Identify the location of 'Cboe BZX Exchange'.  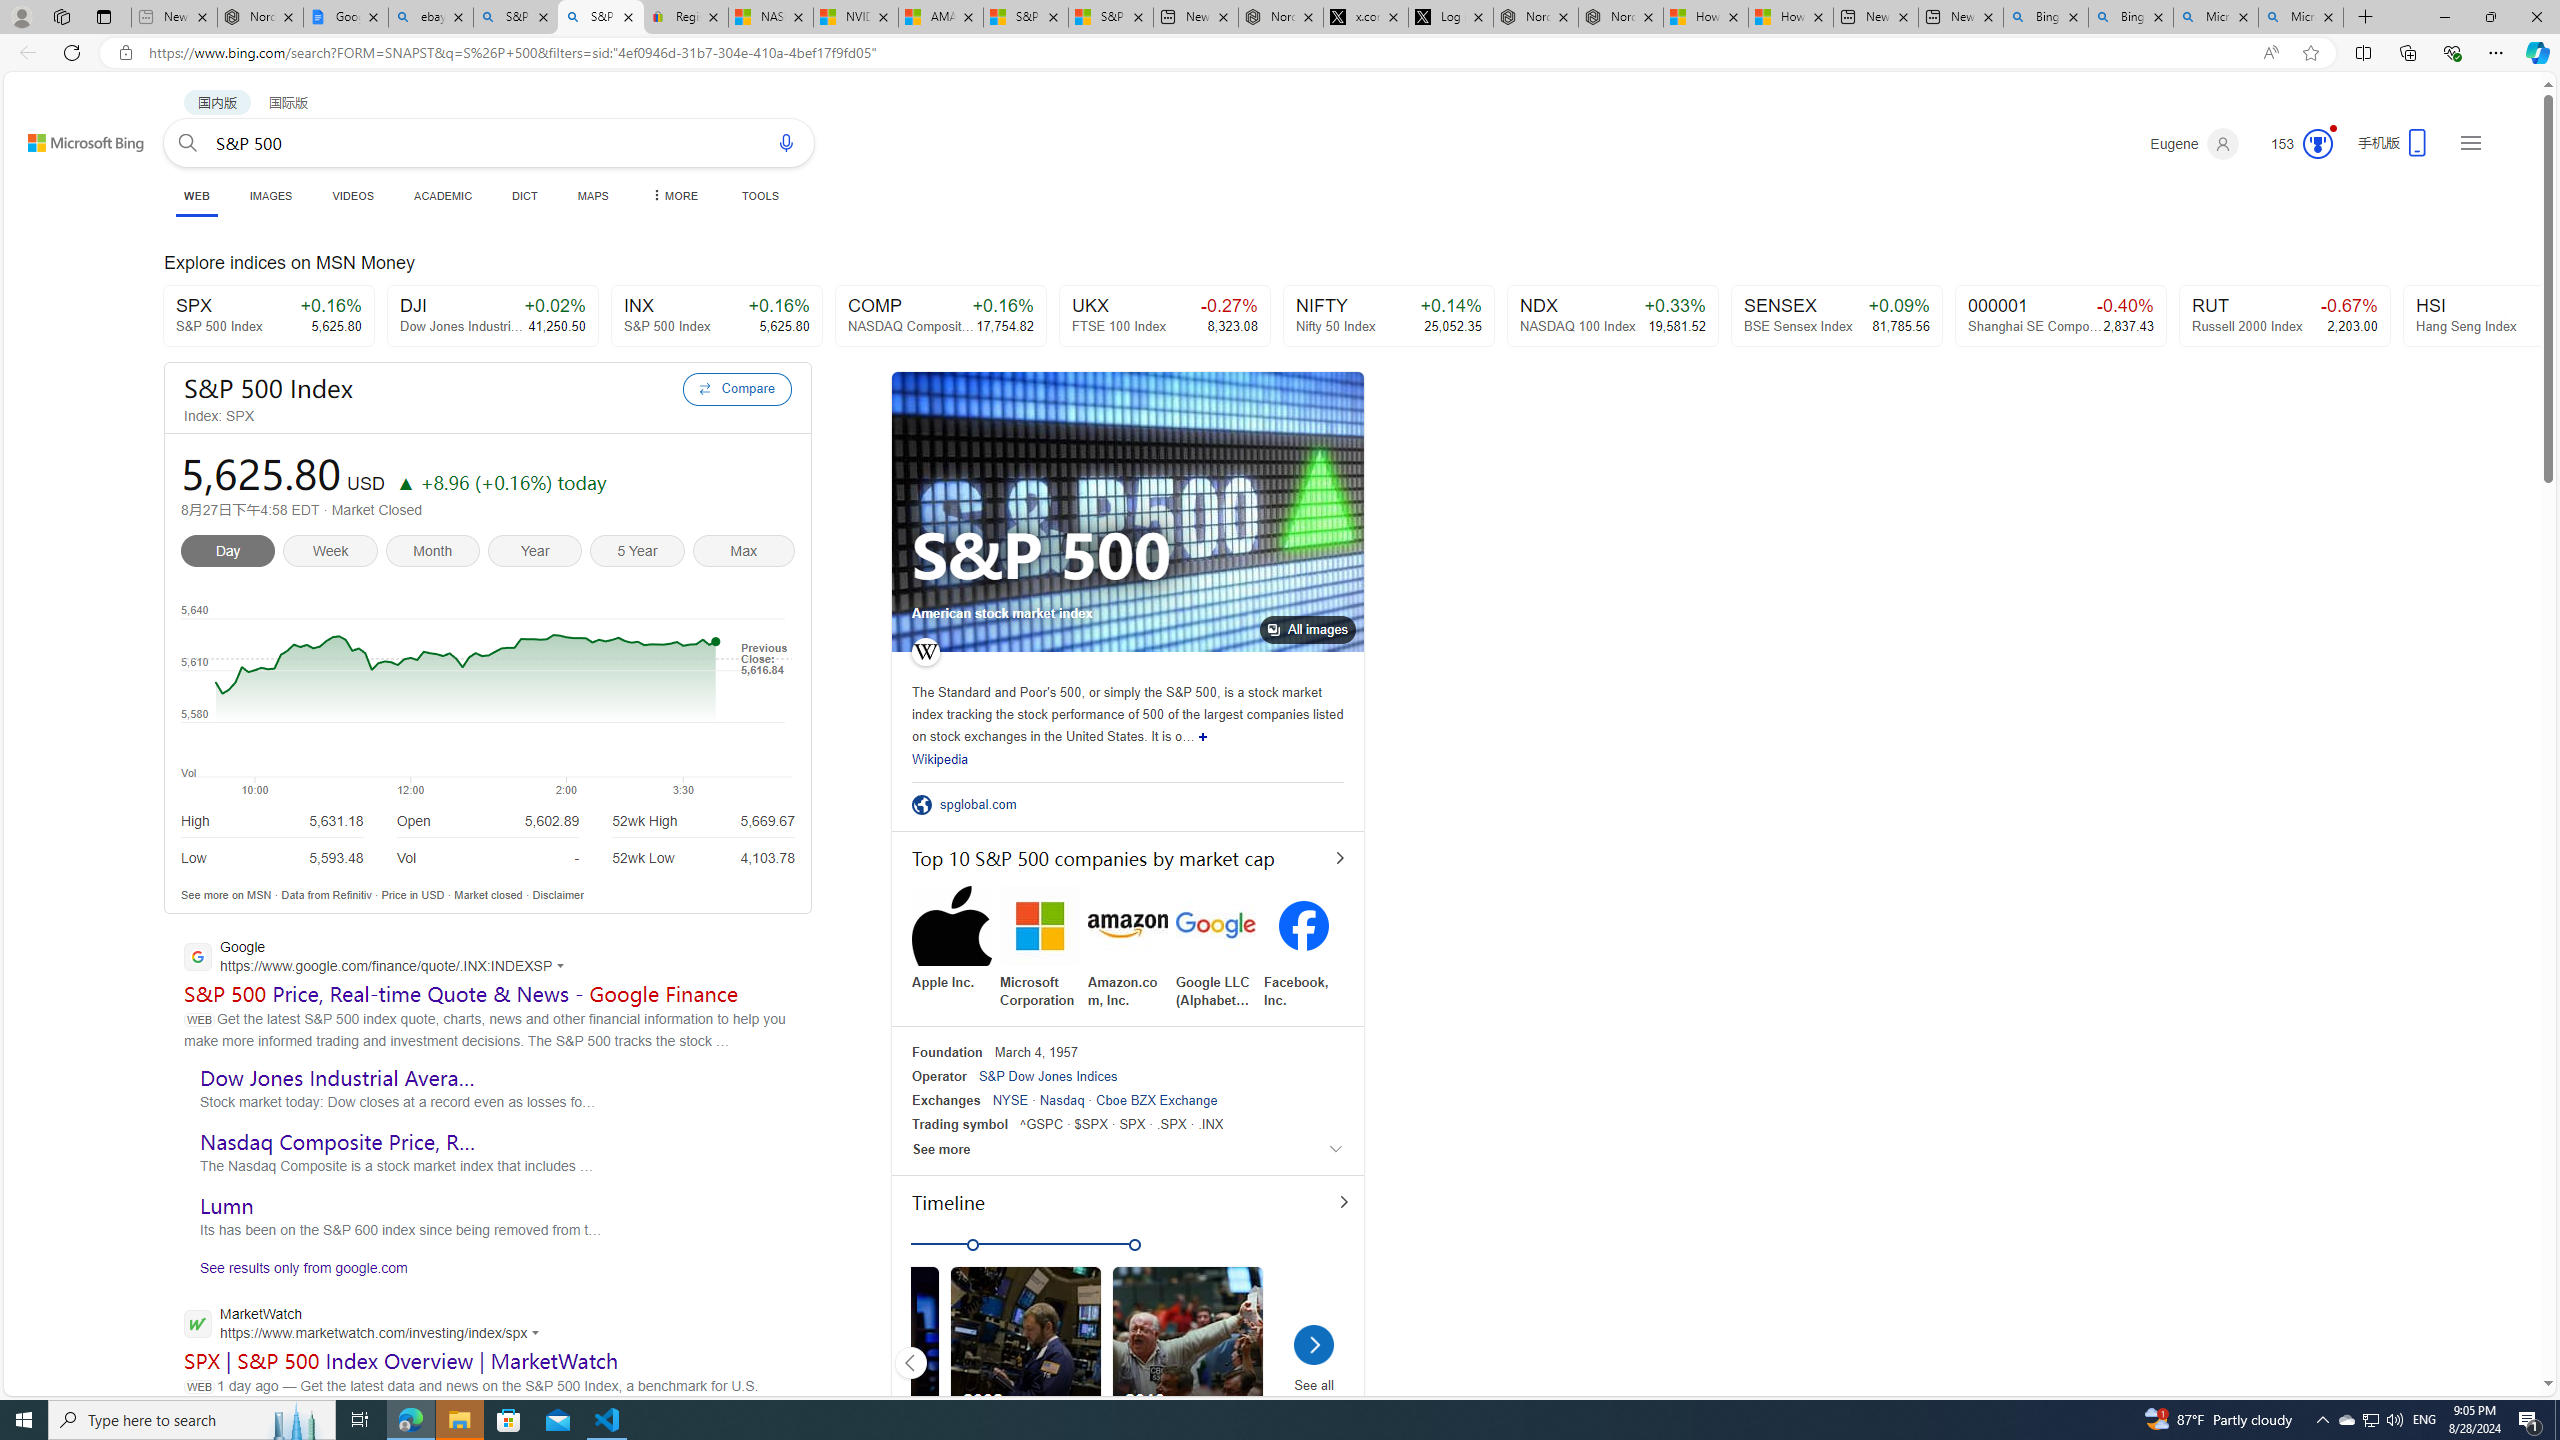
(1157, 1099).